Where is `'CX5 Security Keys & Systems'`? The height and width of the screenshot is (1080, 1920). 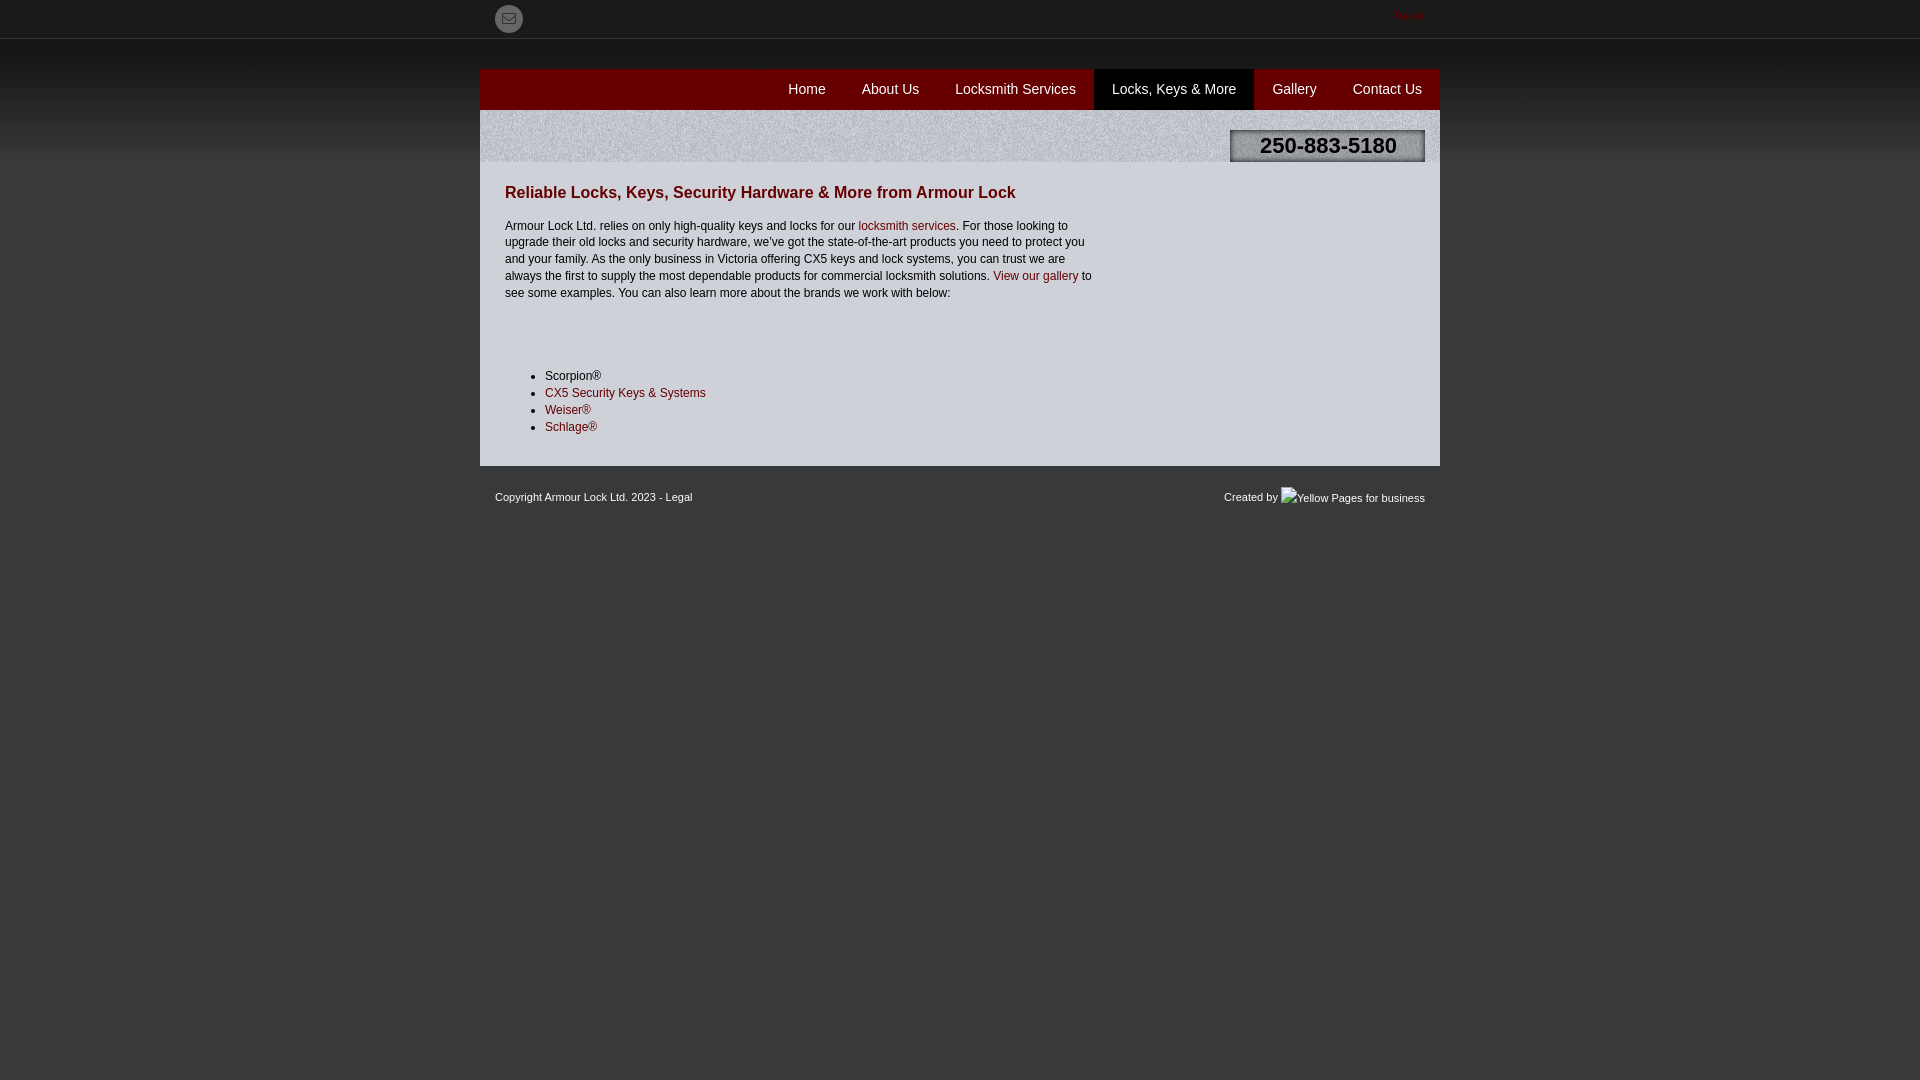 'CX5 Security Keys & Systems' is located at coordinates (624, 393).